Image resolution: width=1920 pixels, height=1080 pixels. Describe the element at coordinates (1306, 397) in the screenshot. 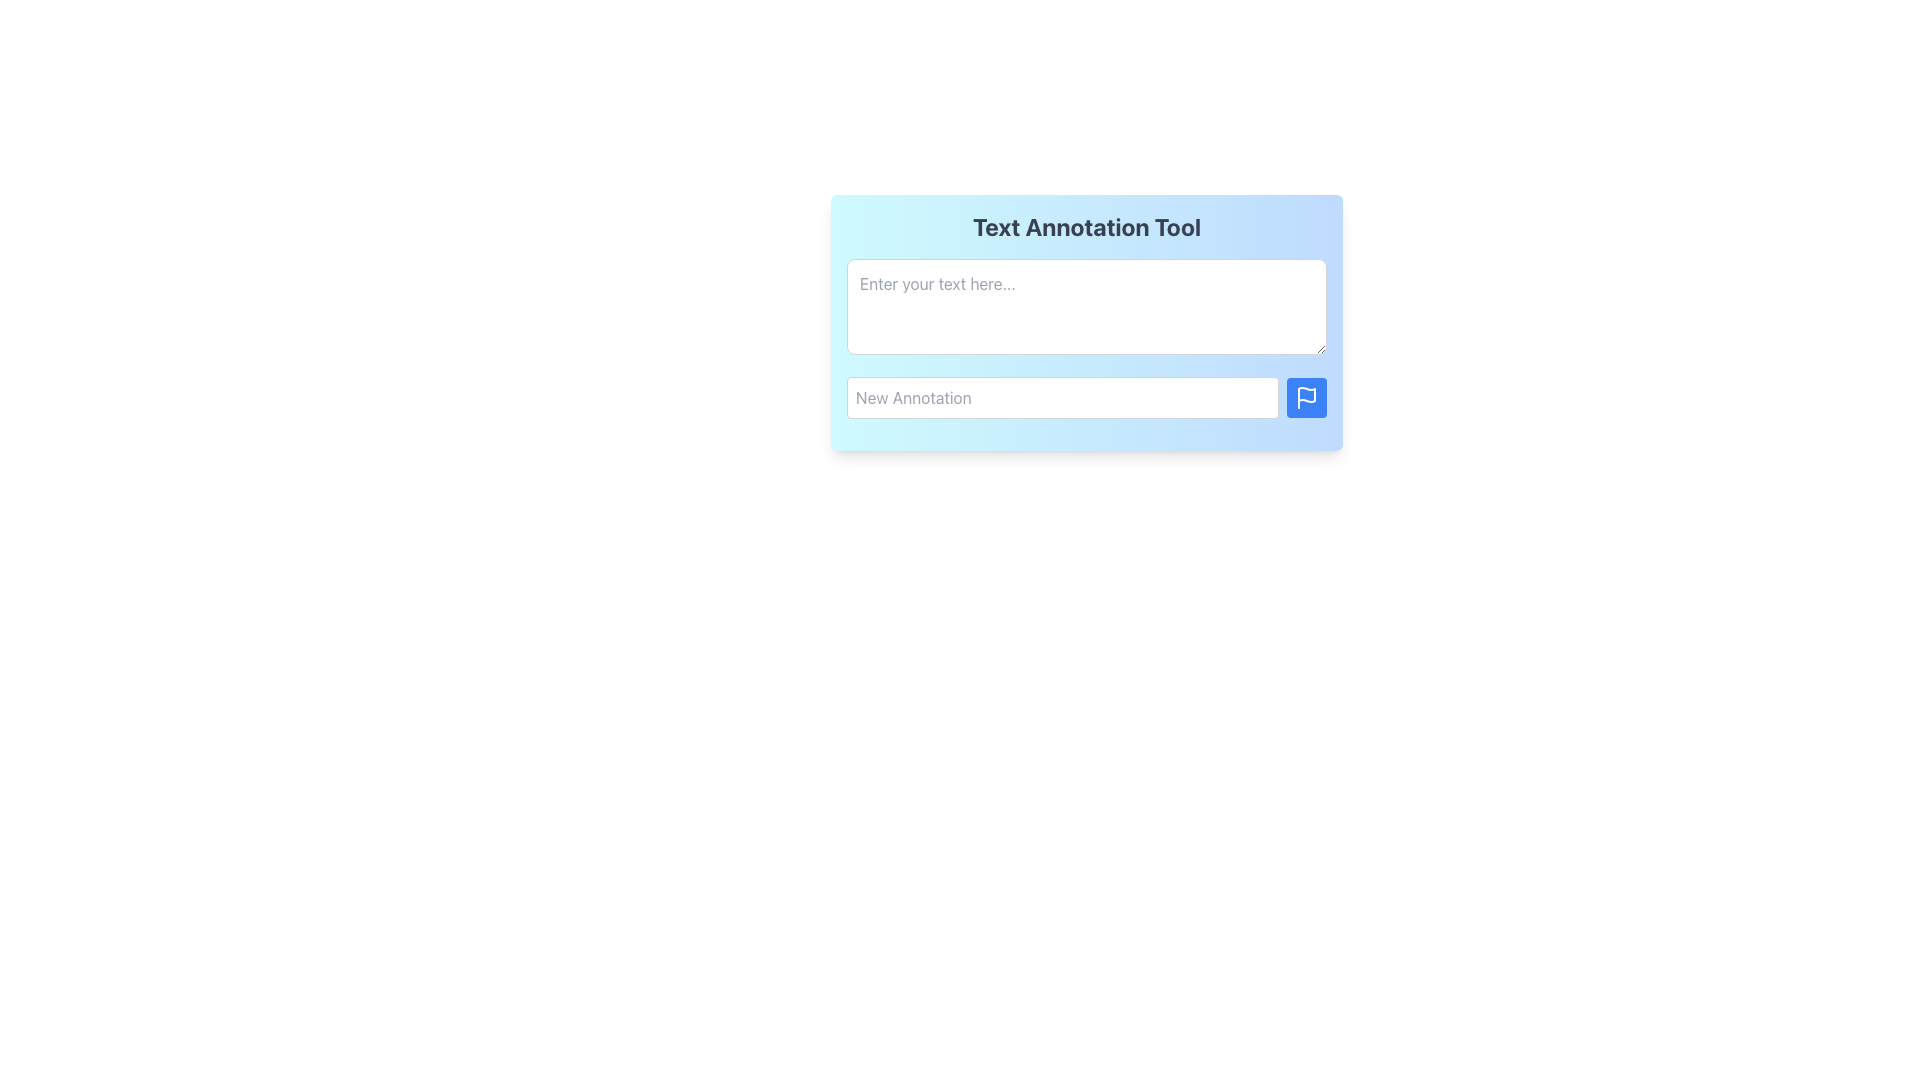

I see `the flag icon located inside a rounded blue button at the right end of the 'New Annotation' text input field` at that location.